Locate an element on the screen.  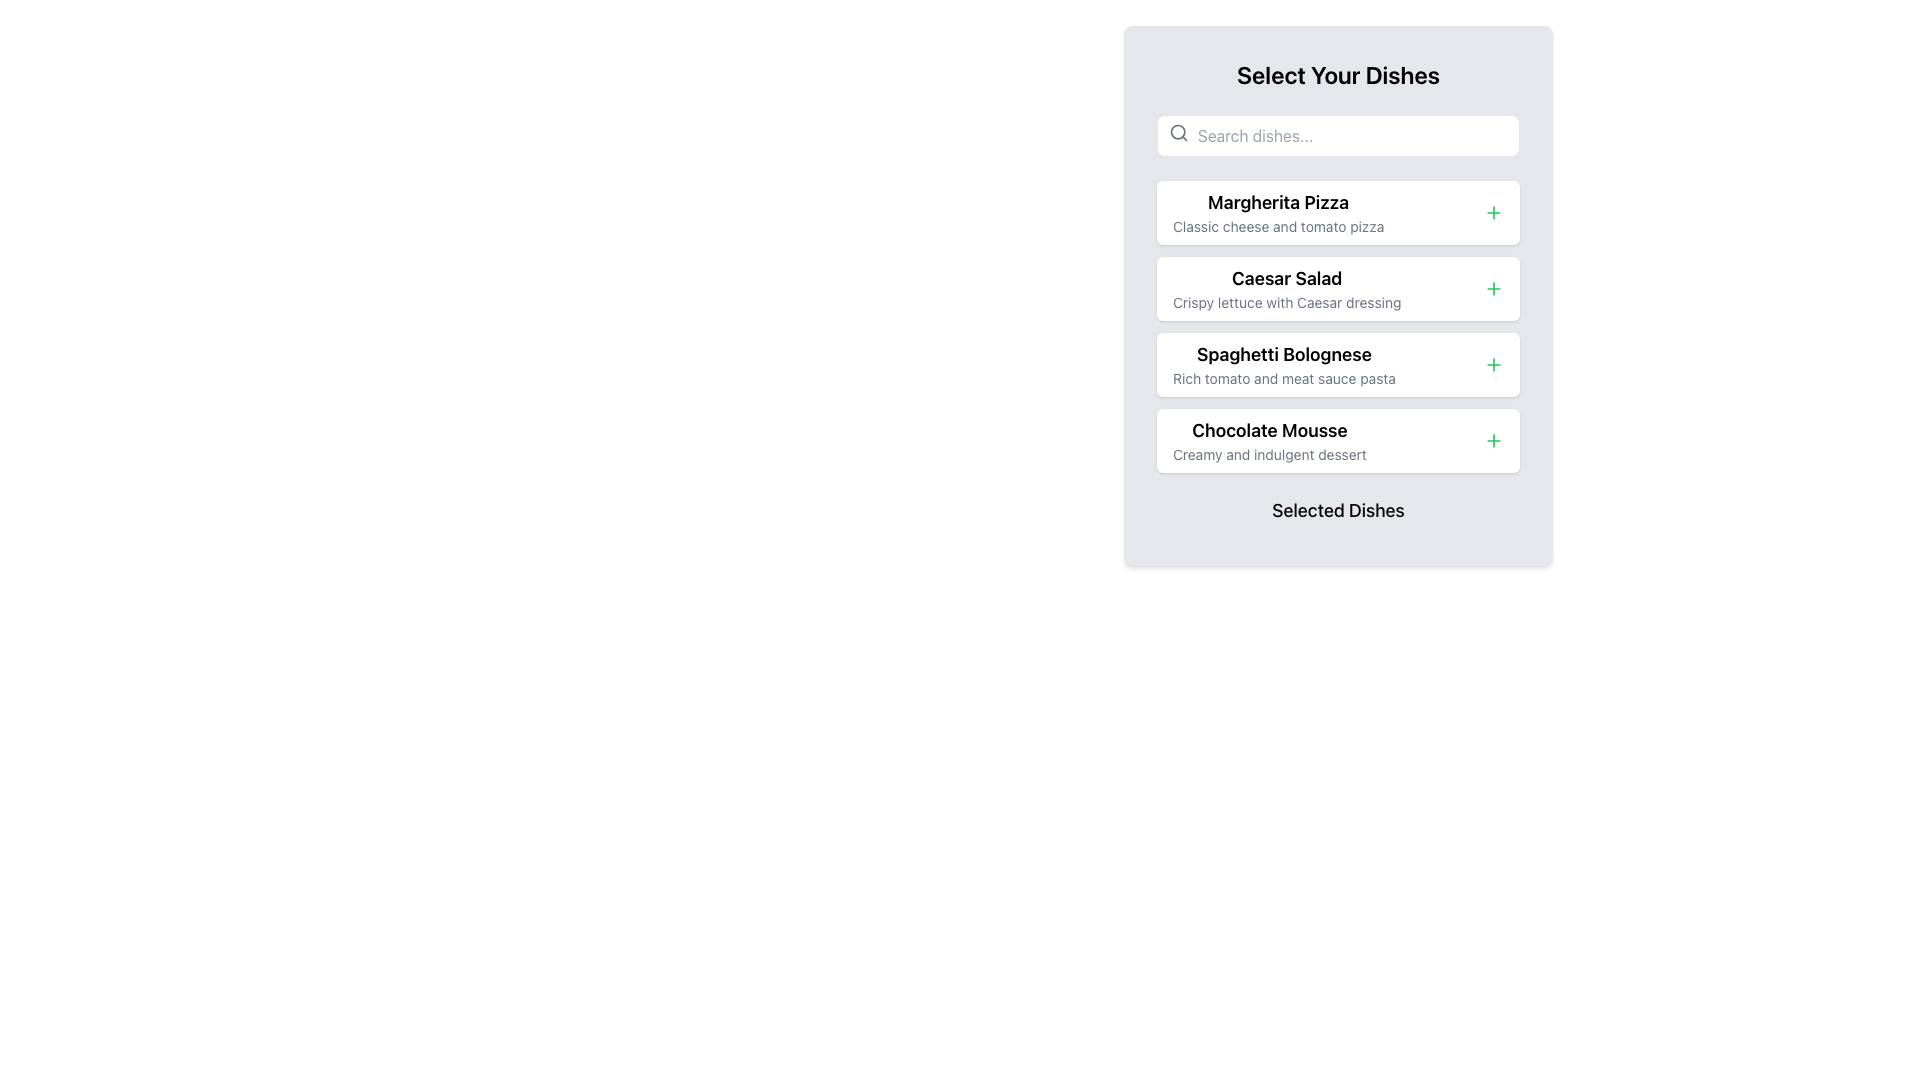
the 'Selected Dishes' label, which is a bold text label displayed against a light gray background, located beneath the 'Chocolate Mousse' dish entry is located at coordinates (1338, 509).